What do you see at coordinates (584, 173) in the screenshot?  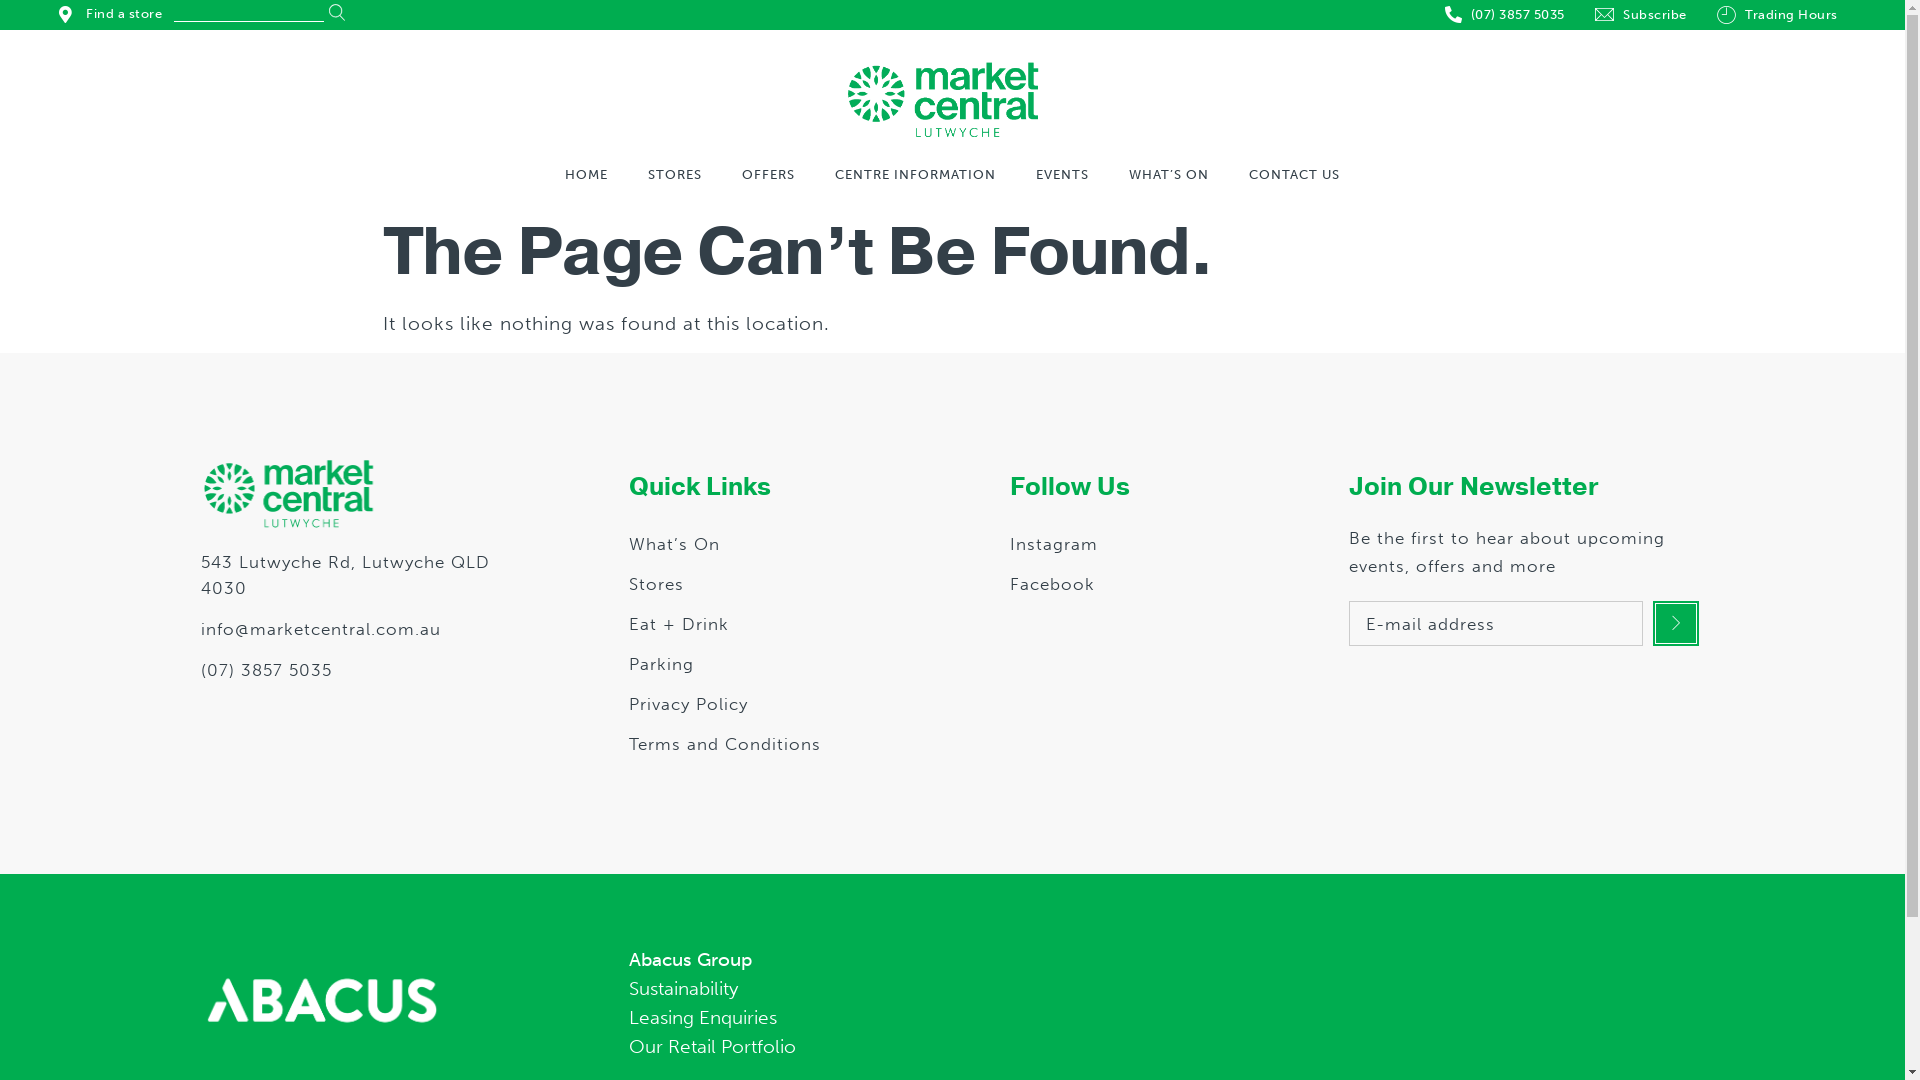 I see `'HOME'` at bounding box center [584, 173].